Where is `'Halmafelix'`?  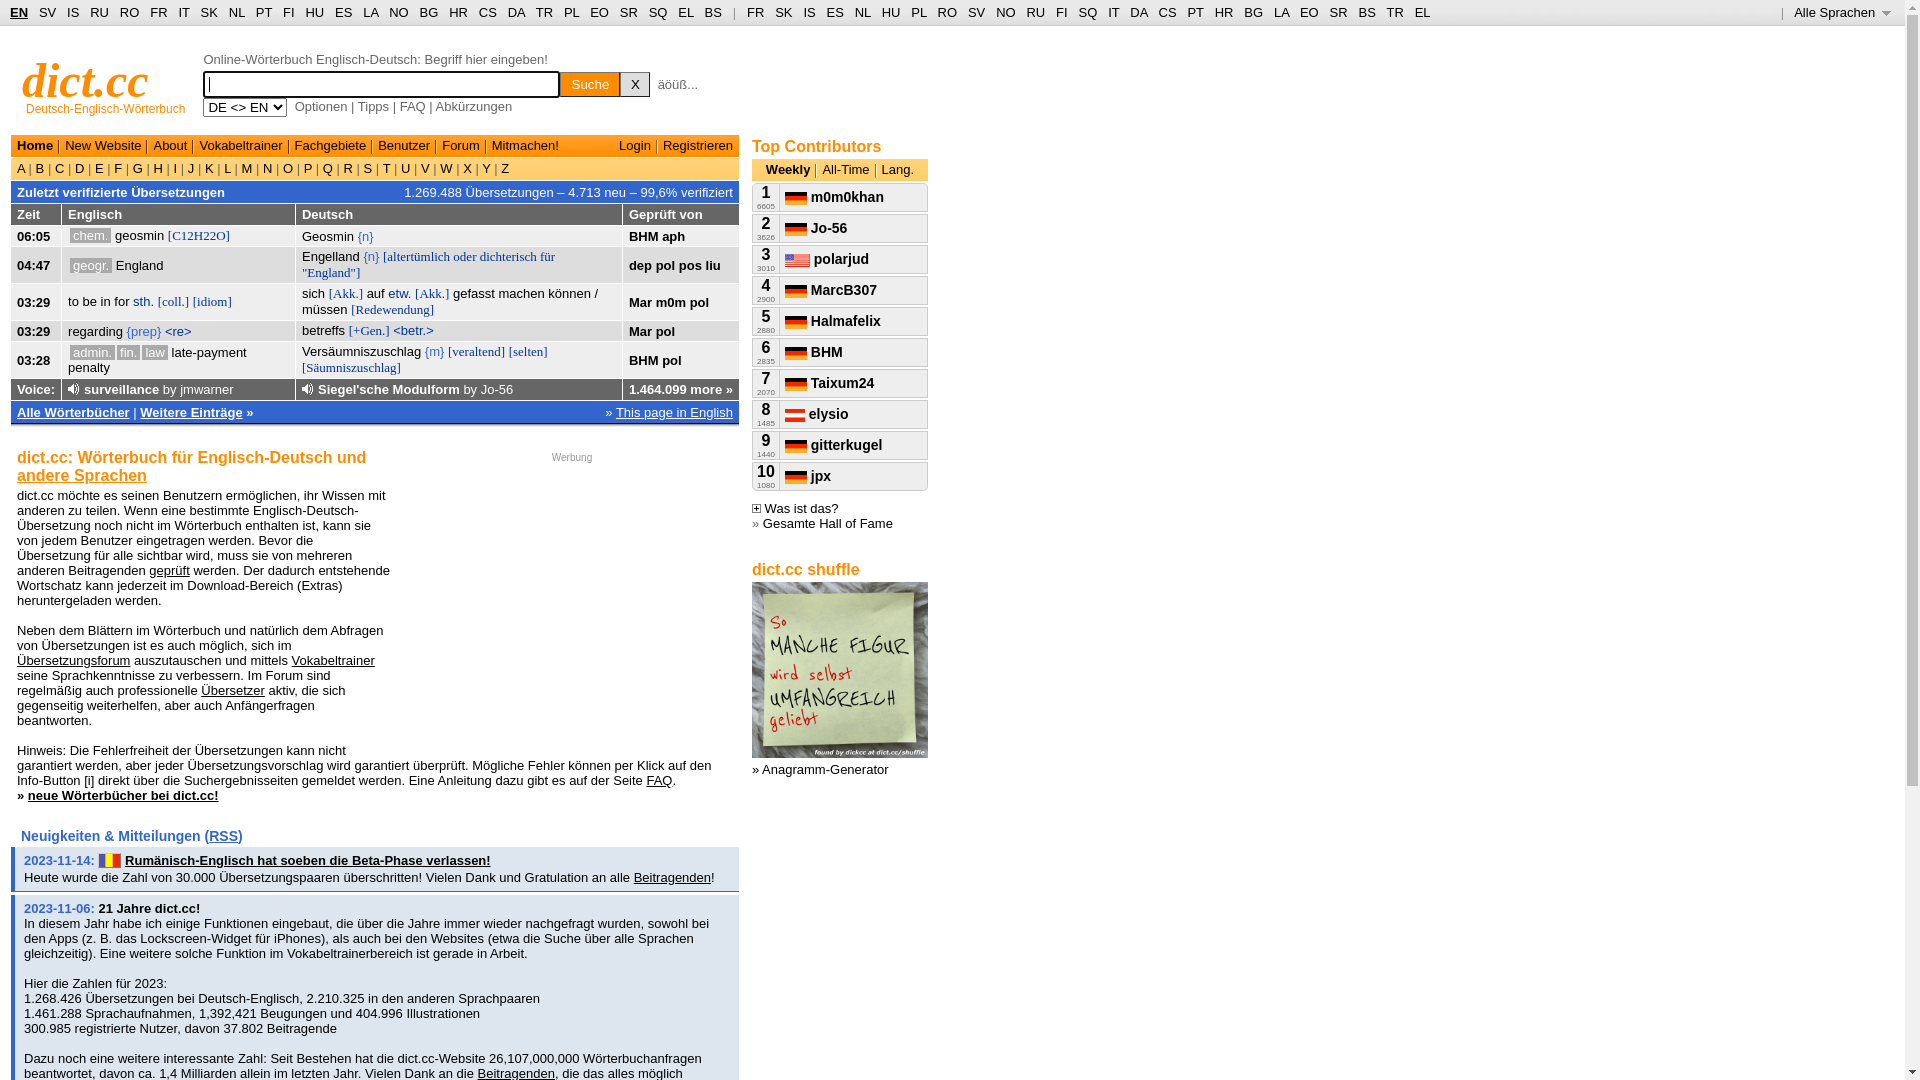
'Halmafelix' is located at coordinates (833, 319).